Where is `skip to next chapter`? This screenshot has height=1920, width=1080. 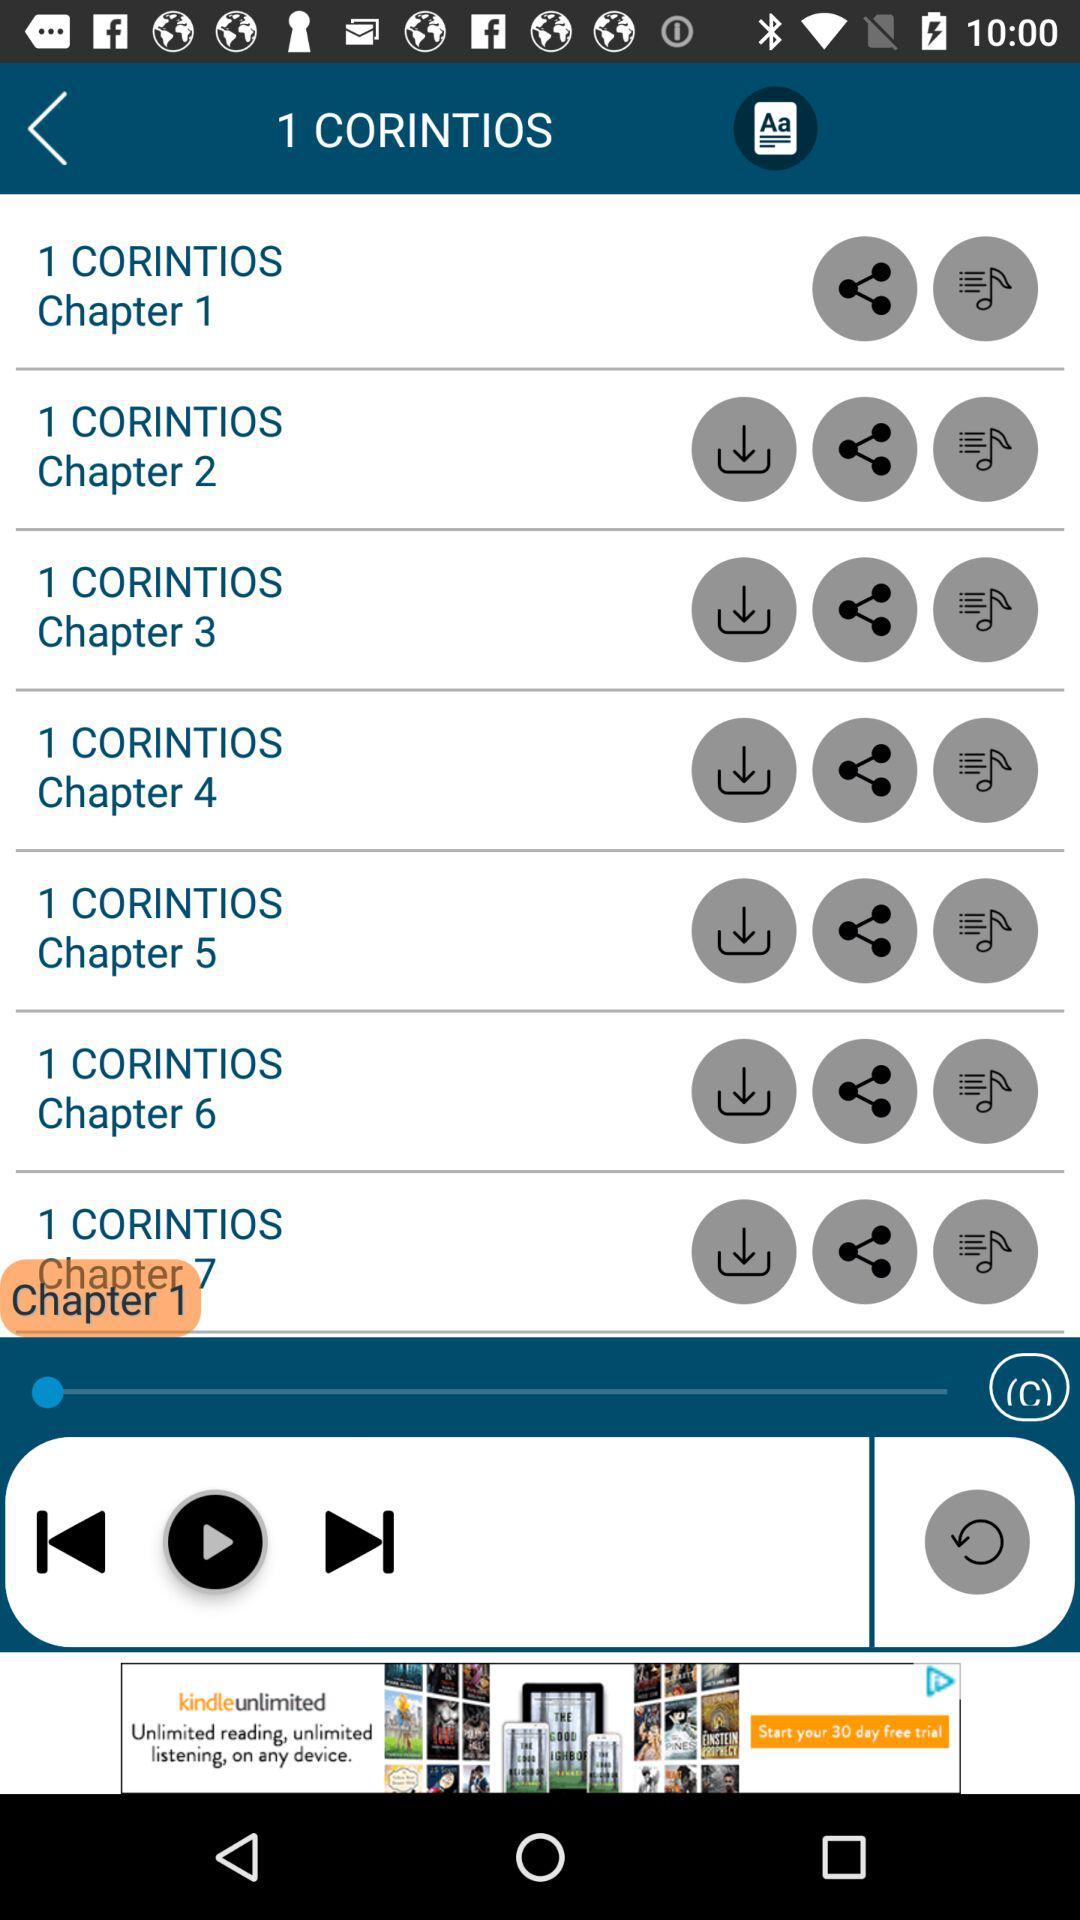 skip to next chapter is located at coordinates (358, 1540).